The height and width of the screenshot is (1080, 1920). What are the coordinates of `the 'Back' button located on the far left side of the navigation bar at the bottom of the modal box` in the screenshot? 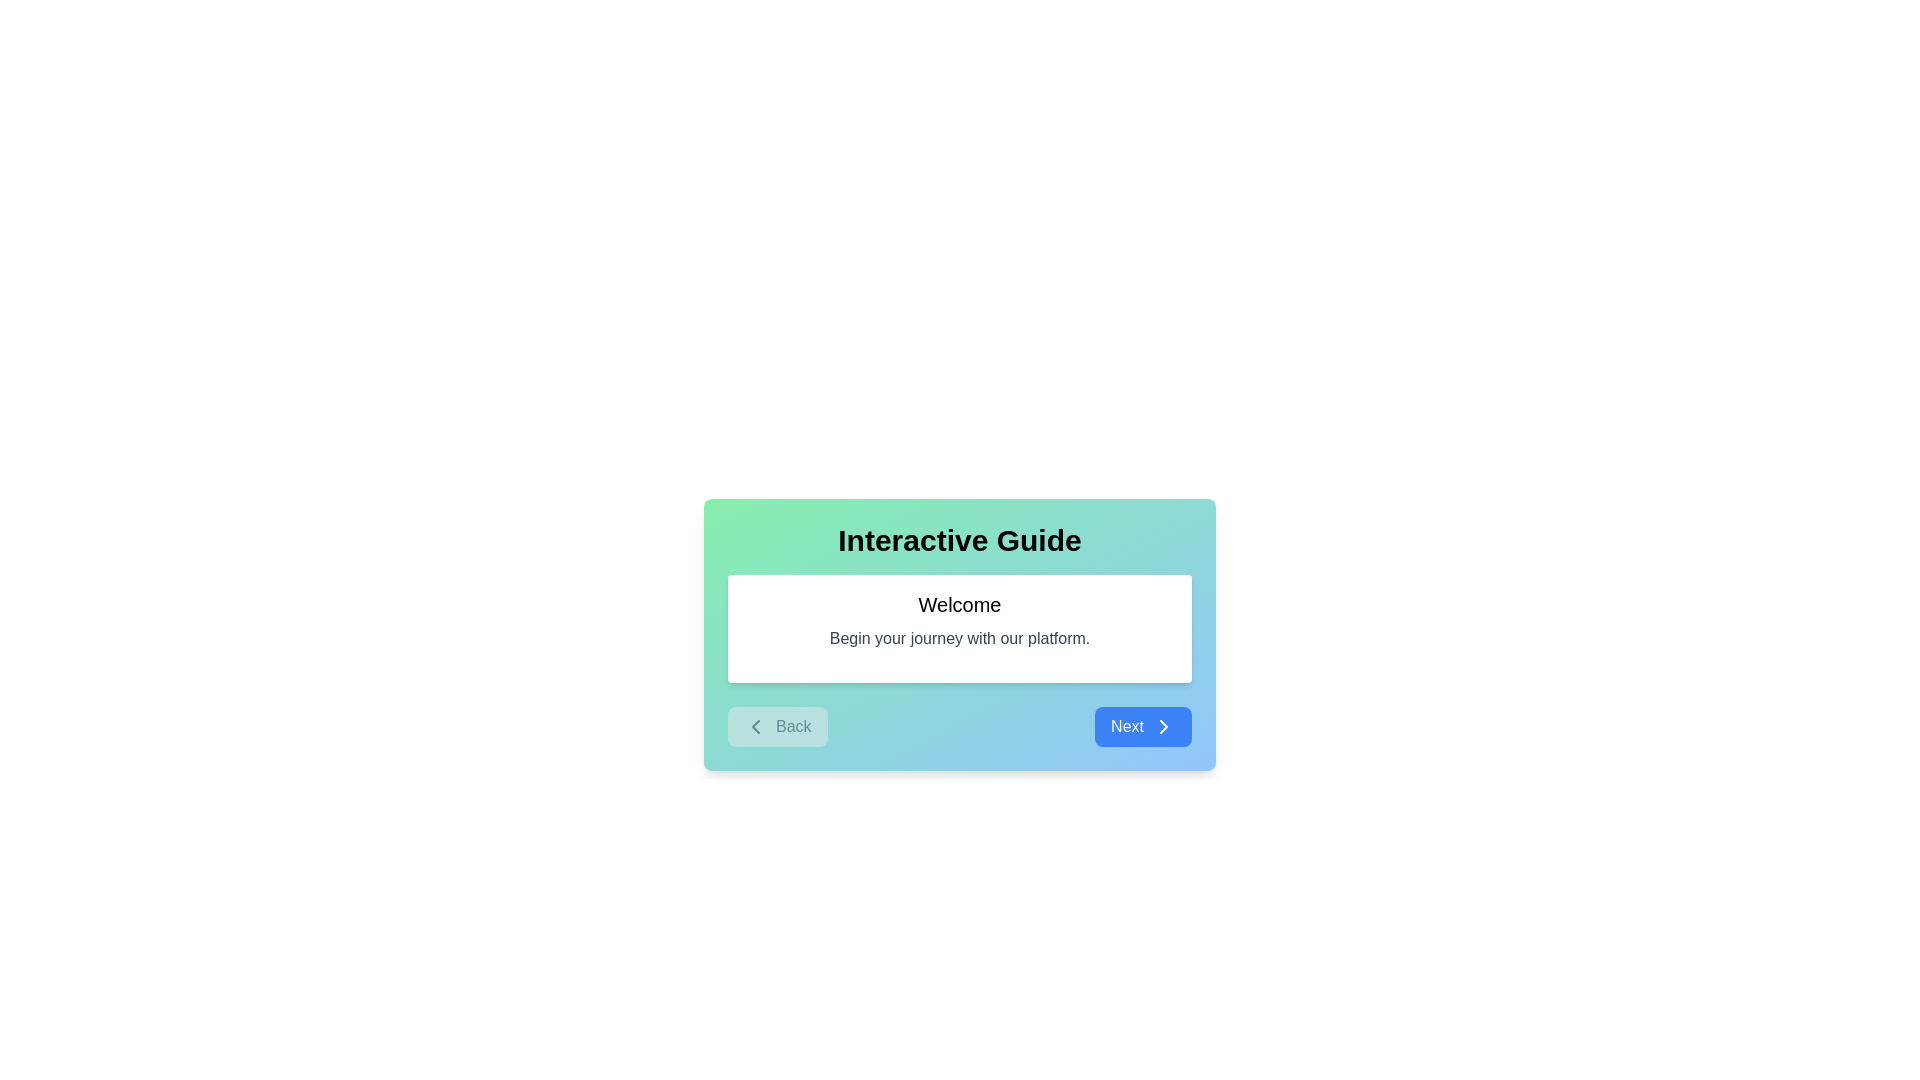 It's located at (776, 726).